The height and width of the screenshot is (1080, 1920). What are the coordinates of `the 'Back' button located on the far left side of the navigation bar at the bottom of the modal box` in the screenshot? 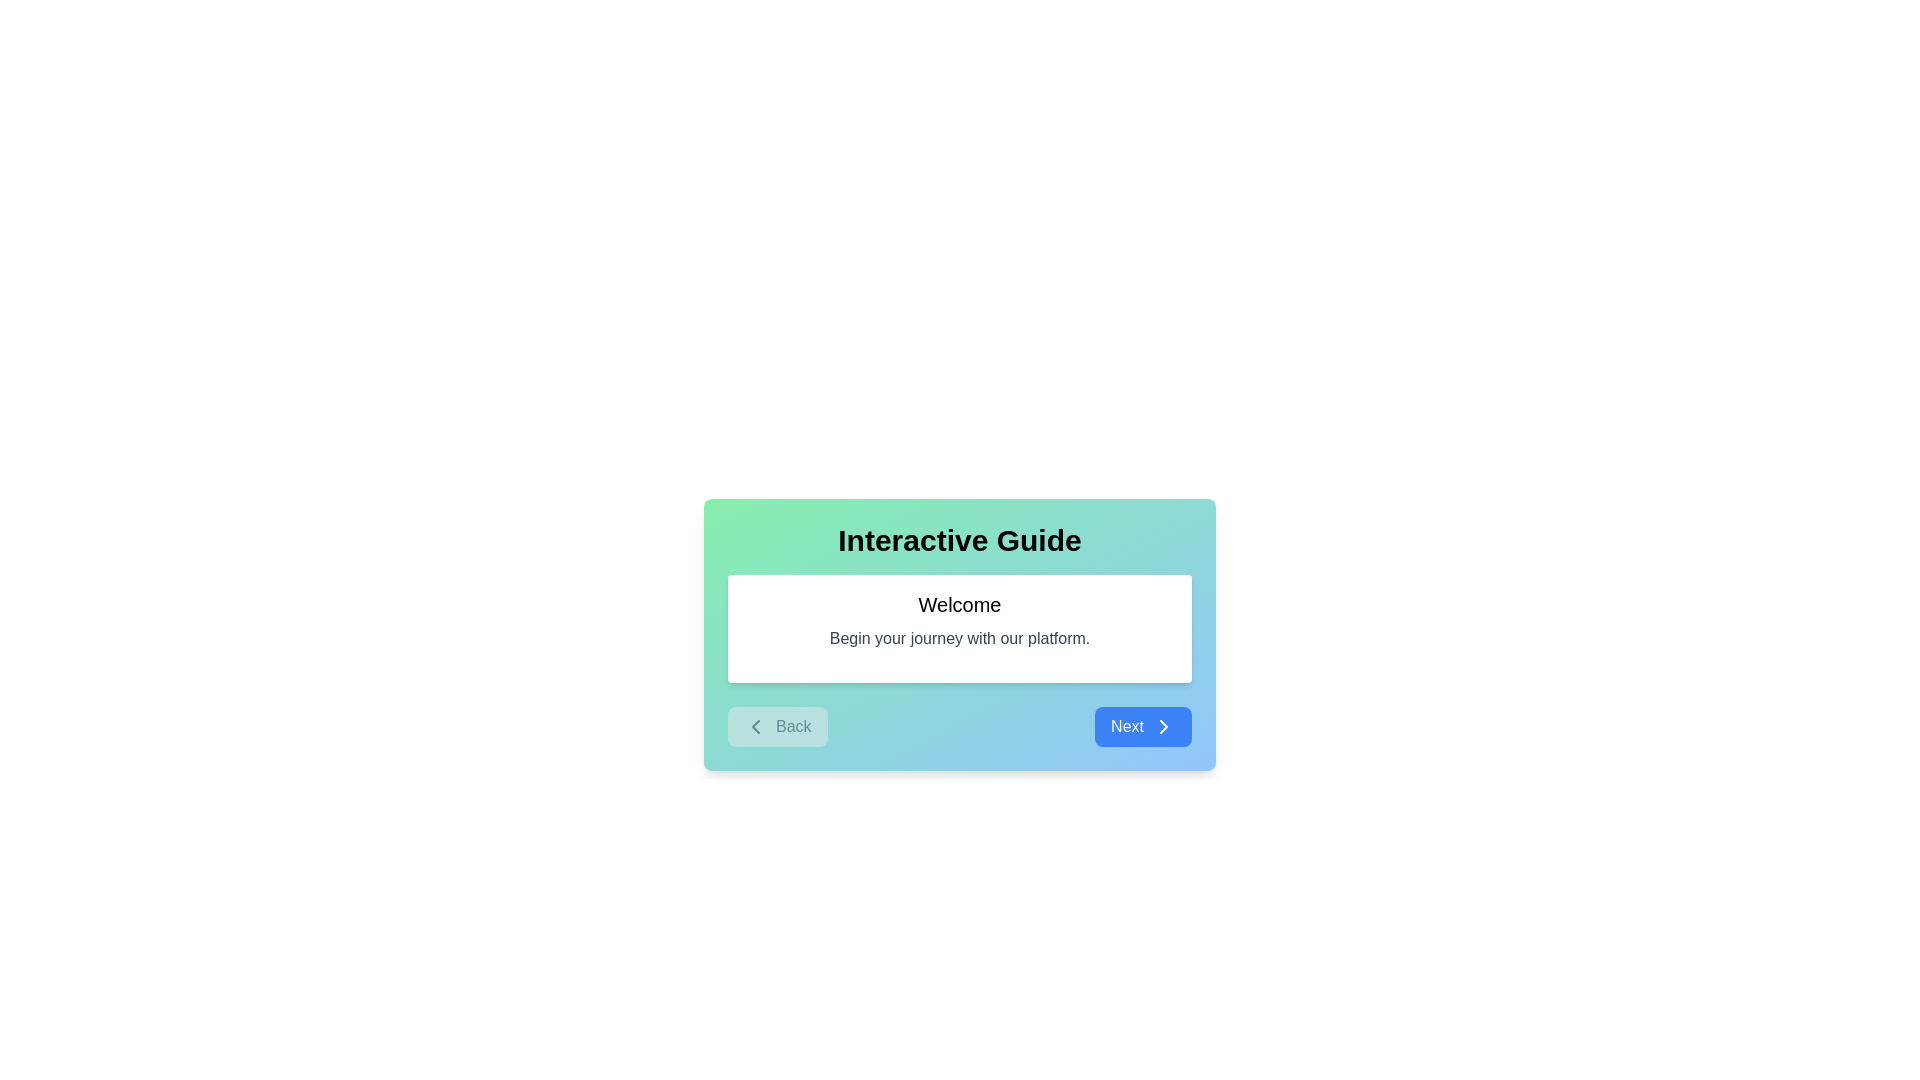 It's located at (776, 726).